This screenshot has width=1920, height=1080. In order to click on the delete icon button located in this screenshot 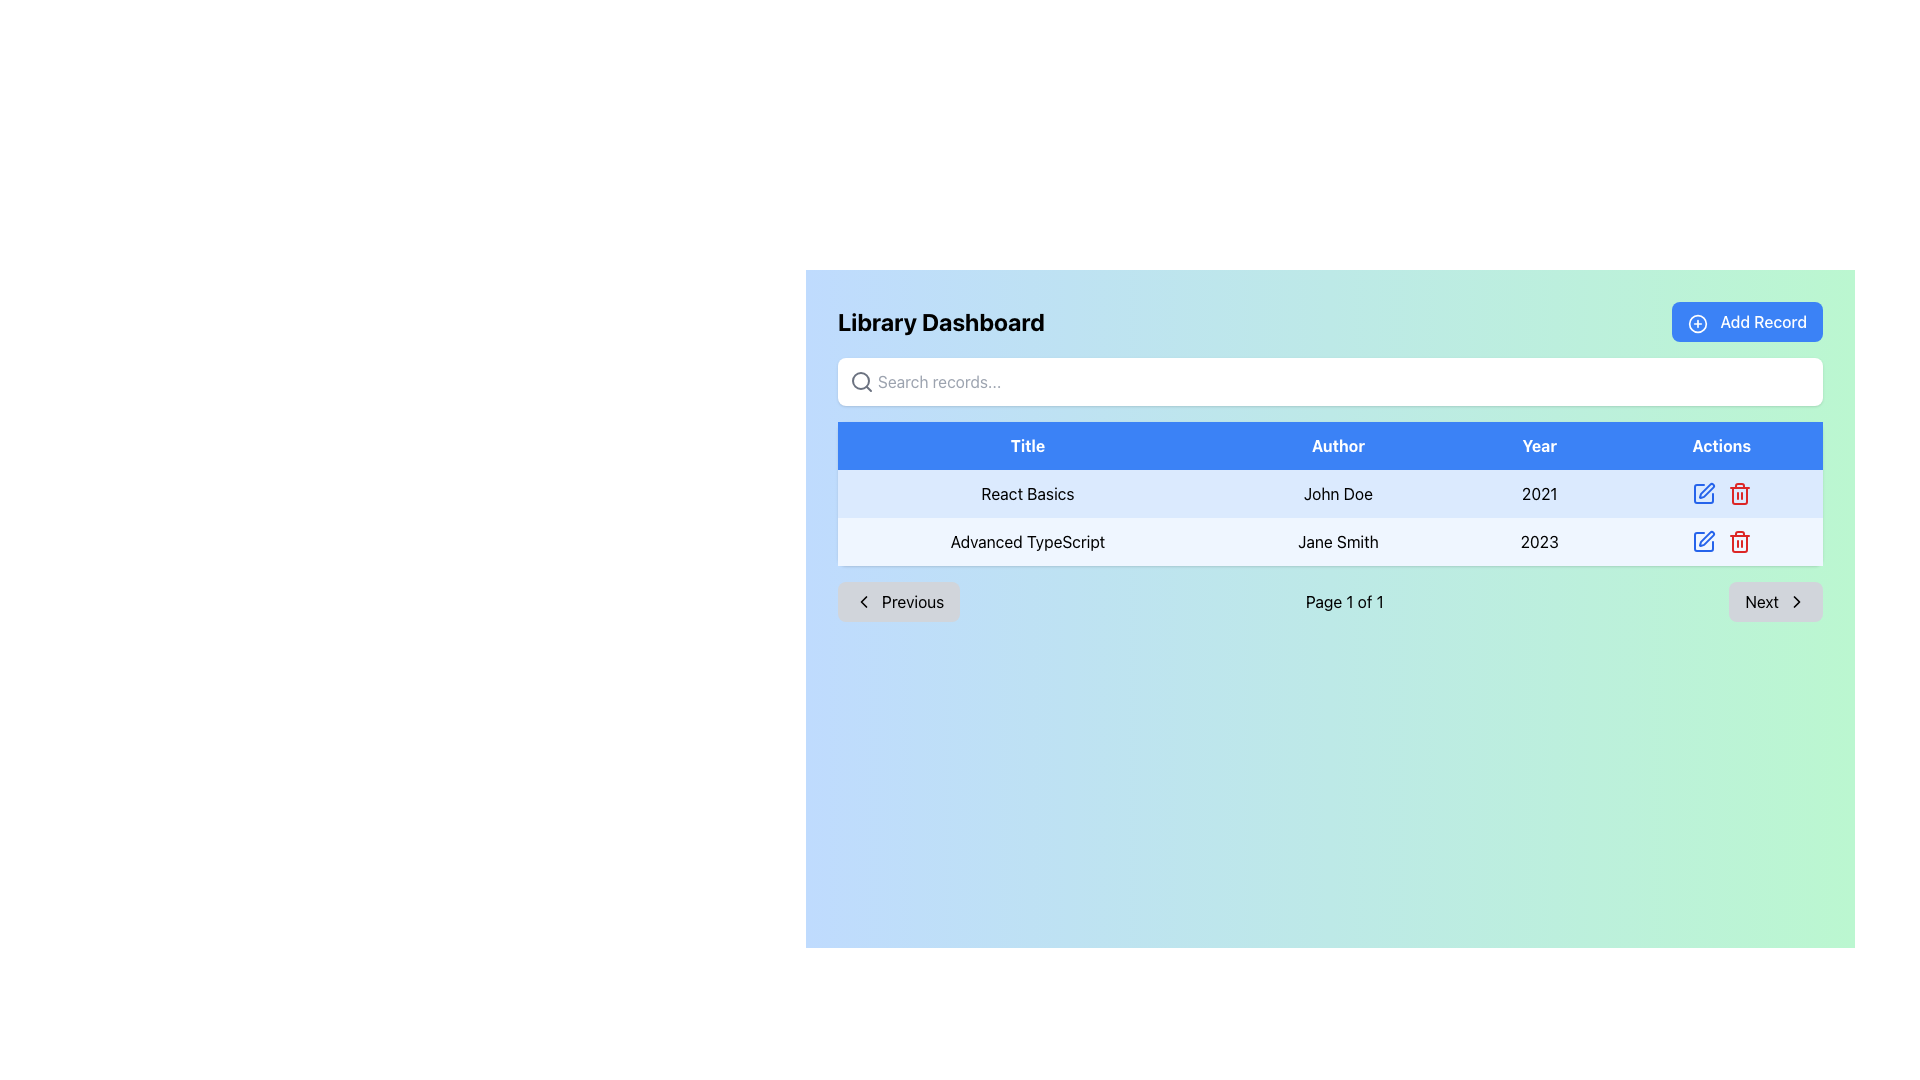, I will do `click(1738, 542)`.